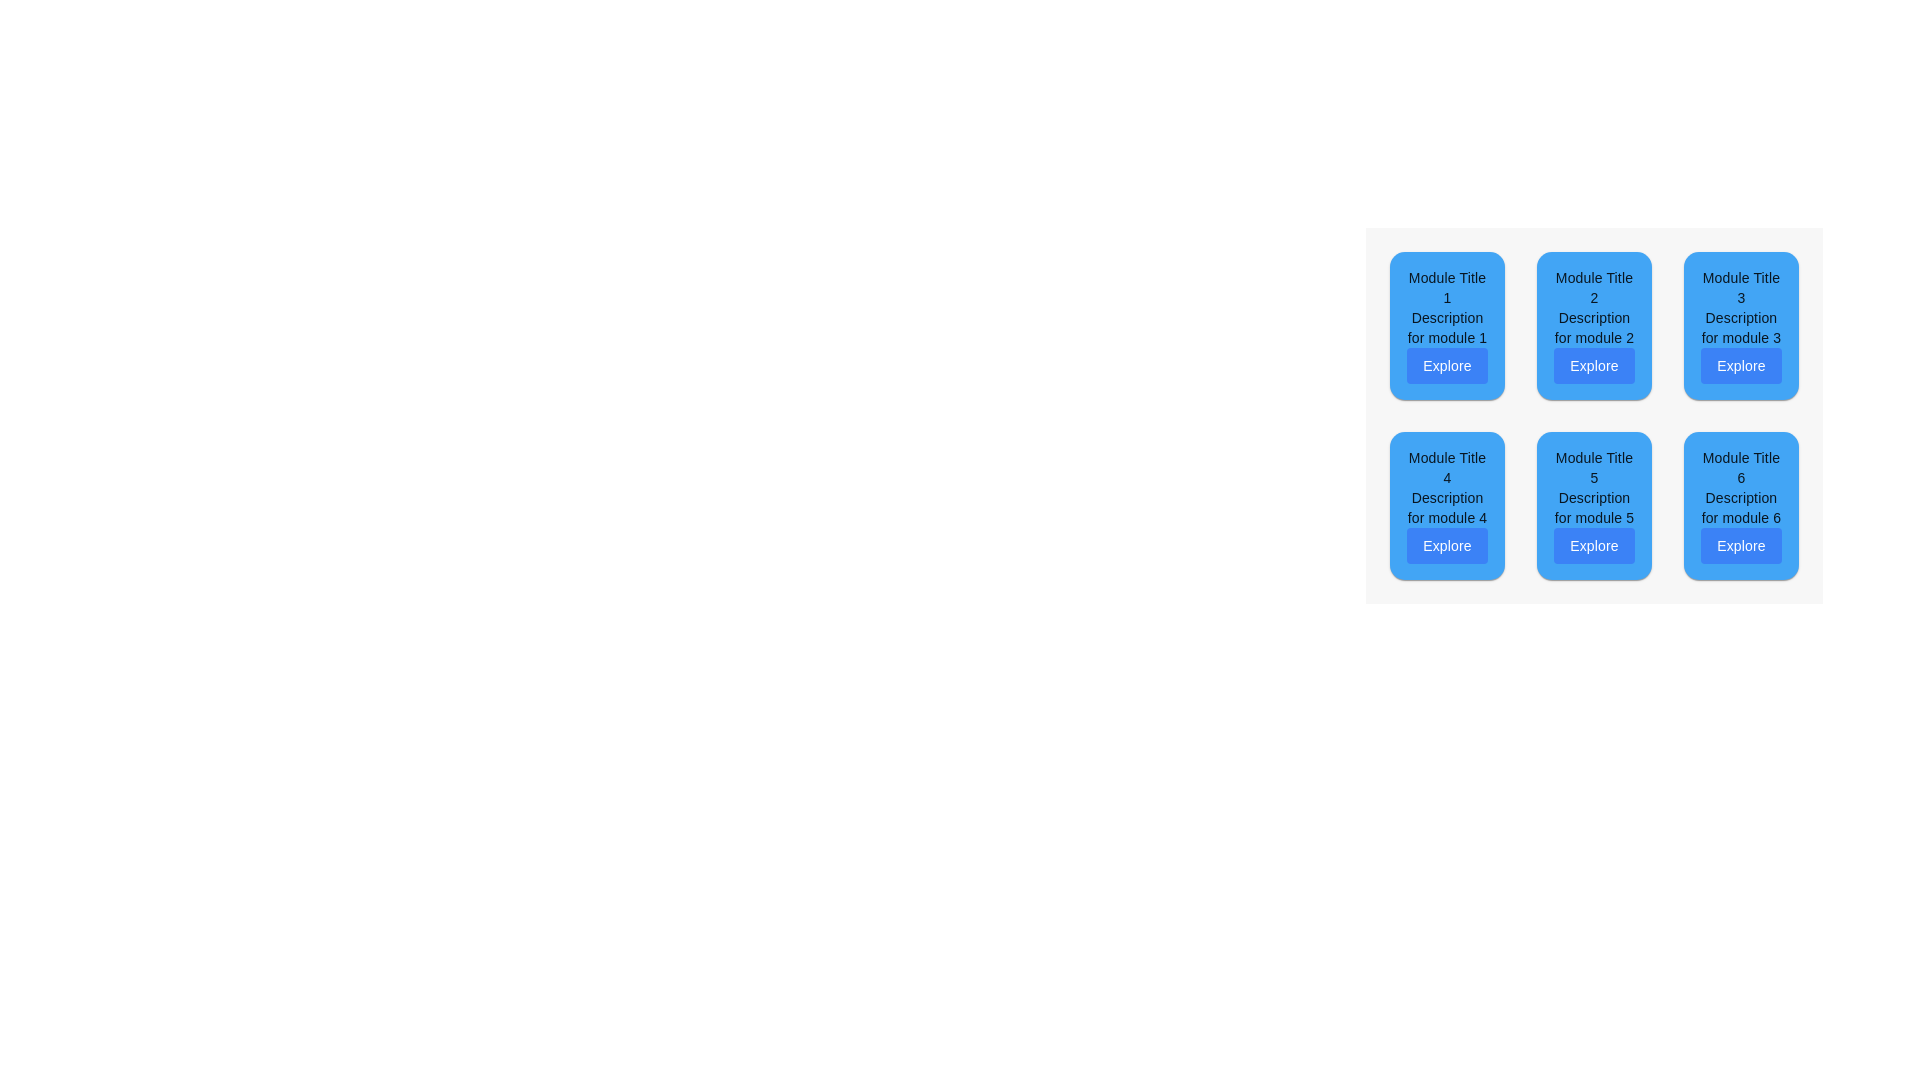  Describe the element at coordinates (1447, 366) in the screenshot. I see `the button located below 'Module Title 1' and 'Description for module 1' in the first row and first column of the grid layout` at that location.